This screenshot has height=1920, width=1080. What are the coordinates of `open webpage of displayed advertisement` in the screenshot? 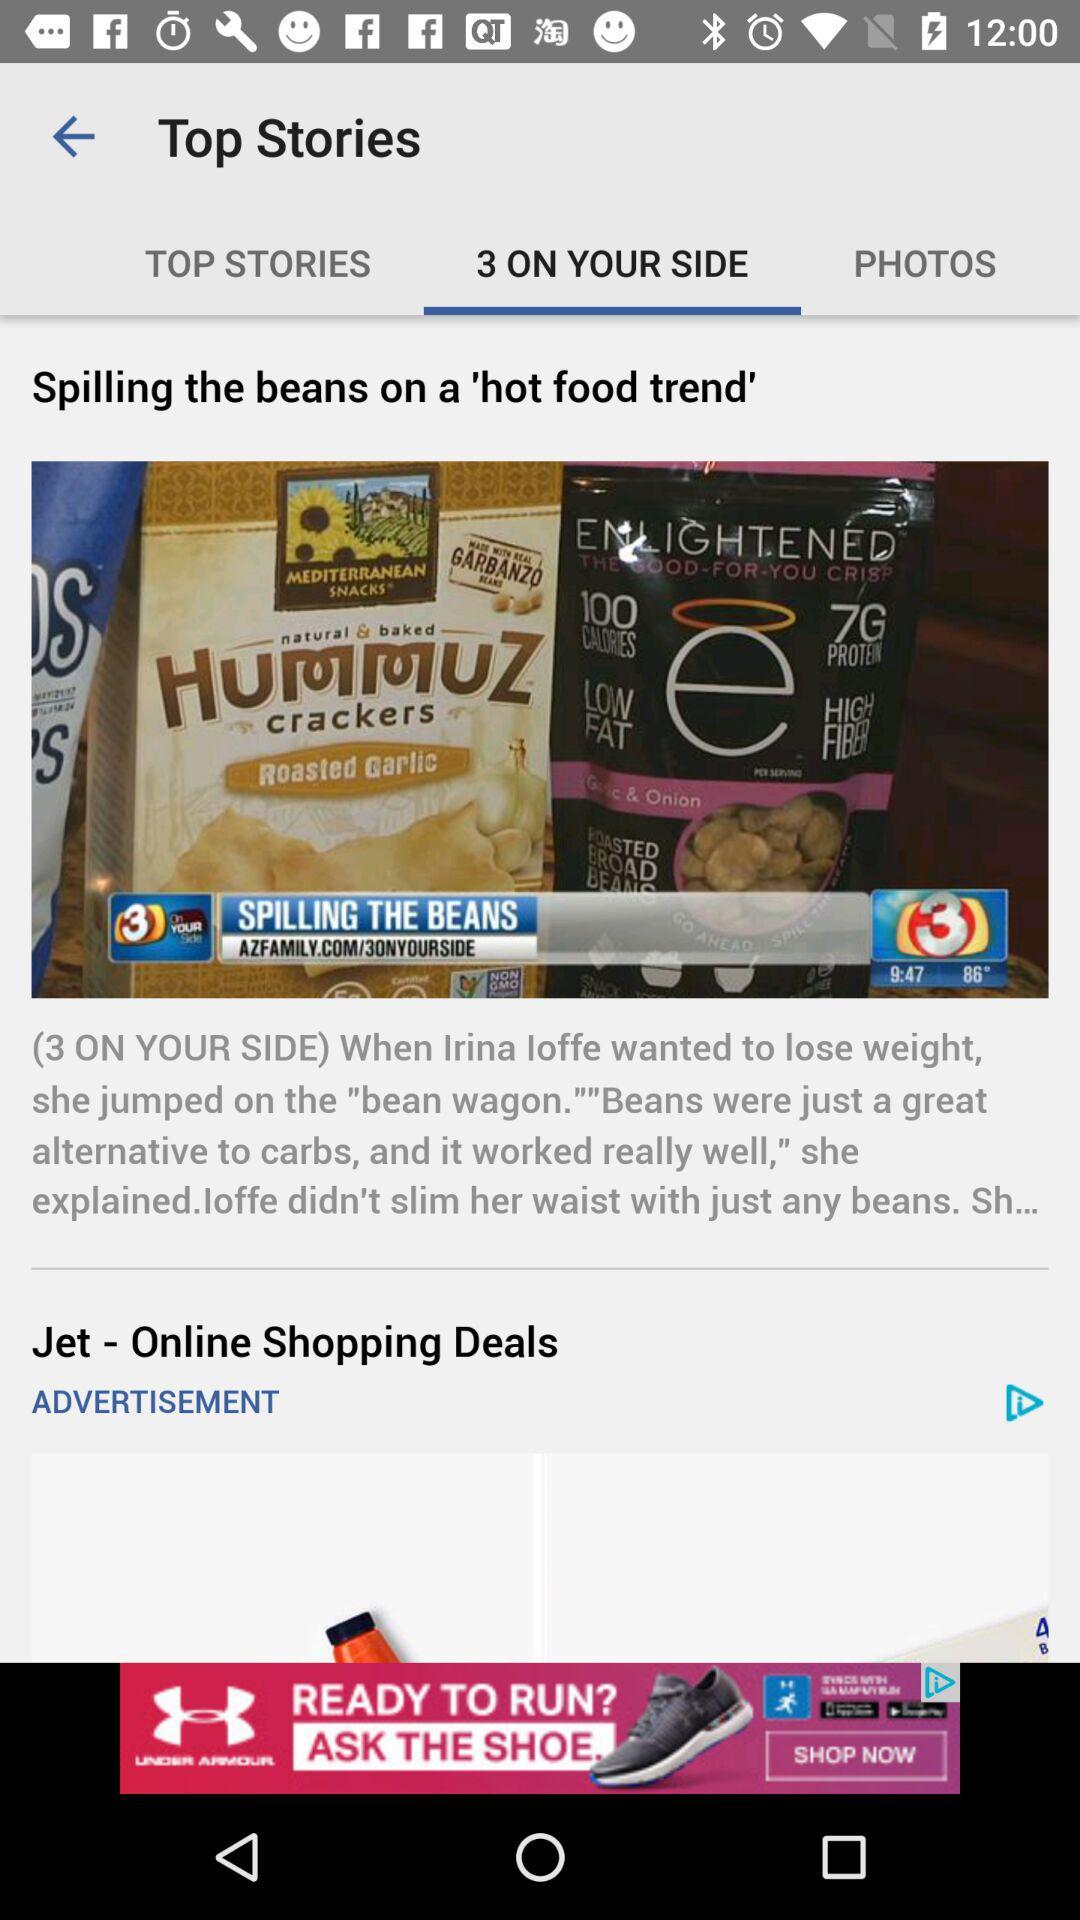 It's located at (540, 1727).